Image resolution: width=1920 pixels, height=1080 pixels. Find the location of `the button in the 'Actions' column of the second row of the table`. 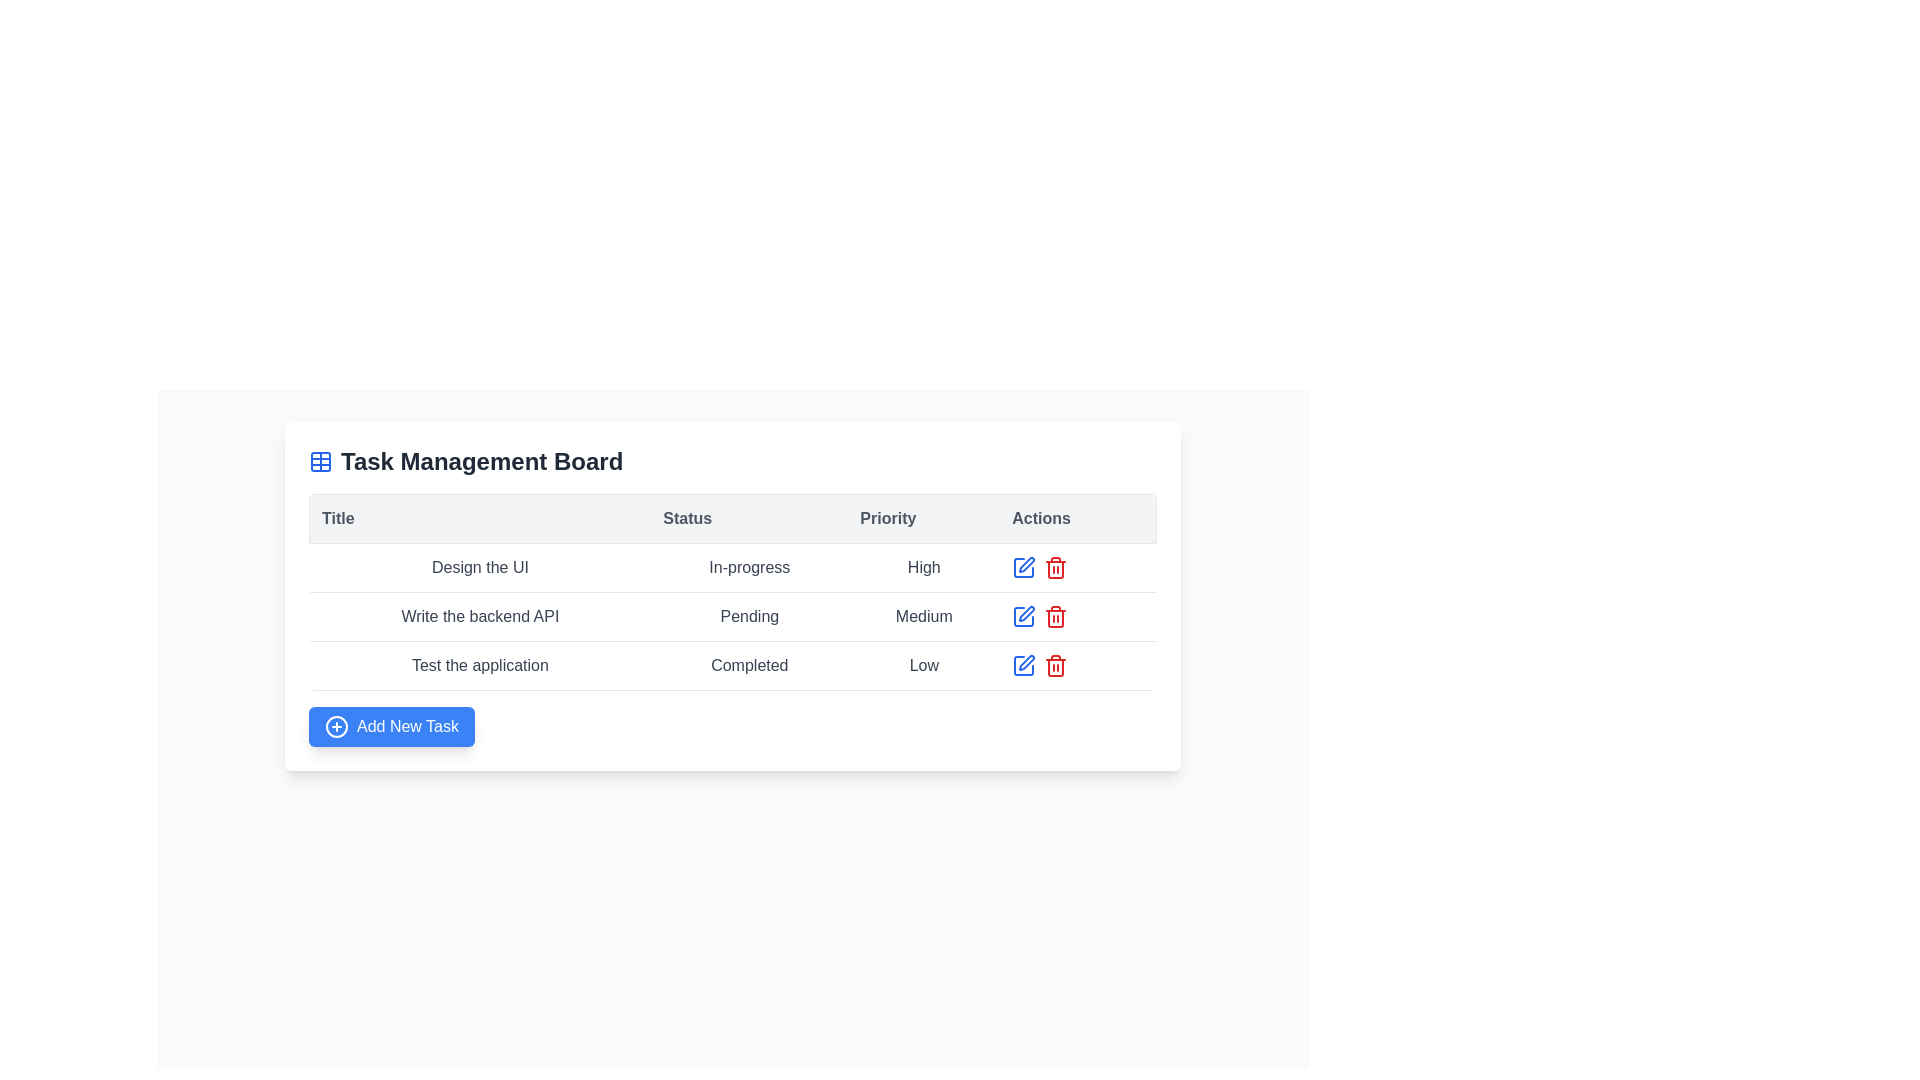

the button in the 'Actions' column of the second row of the table is located at coordinates (1023, 567).